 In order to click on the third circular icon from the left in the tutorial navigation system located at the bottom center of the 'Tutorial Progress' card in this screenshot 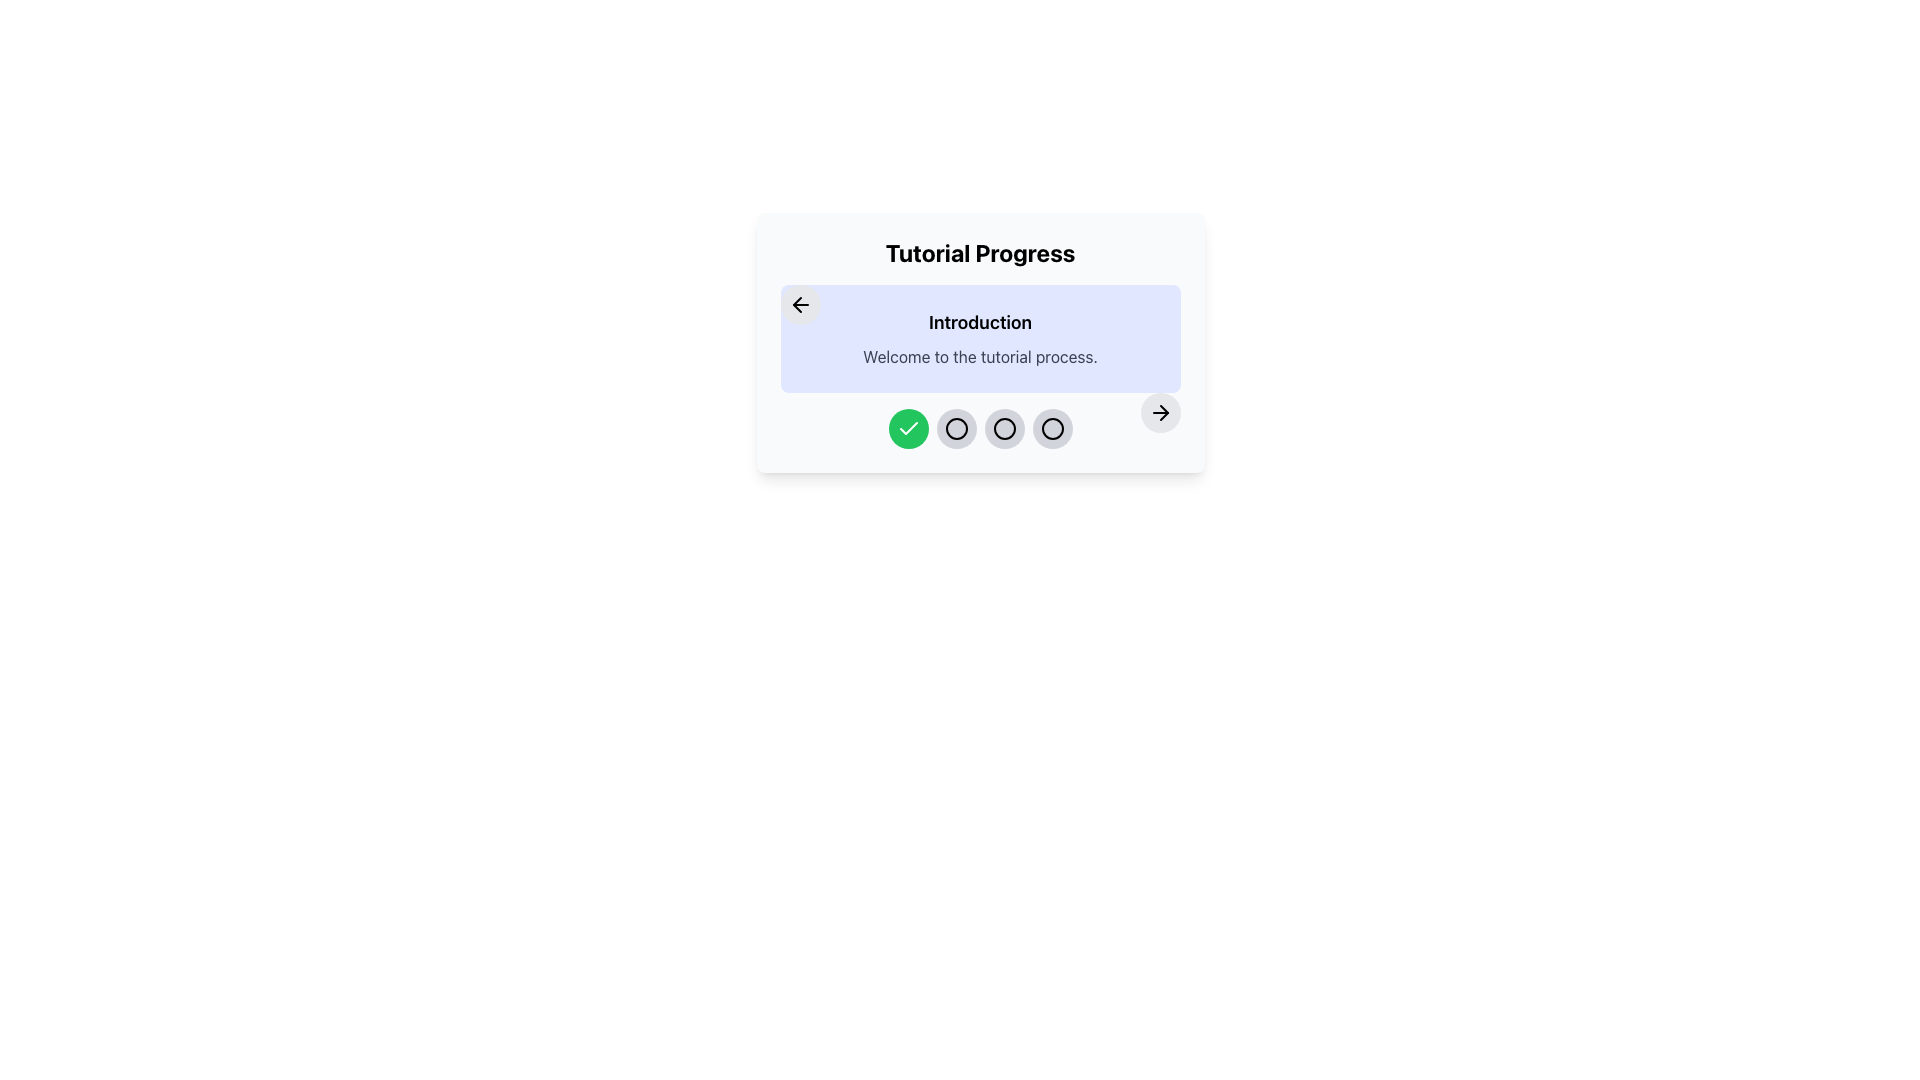, I will do `click(1004, 427)`.